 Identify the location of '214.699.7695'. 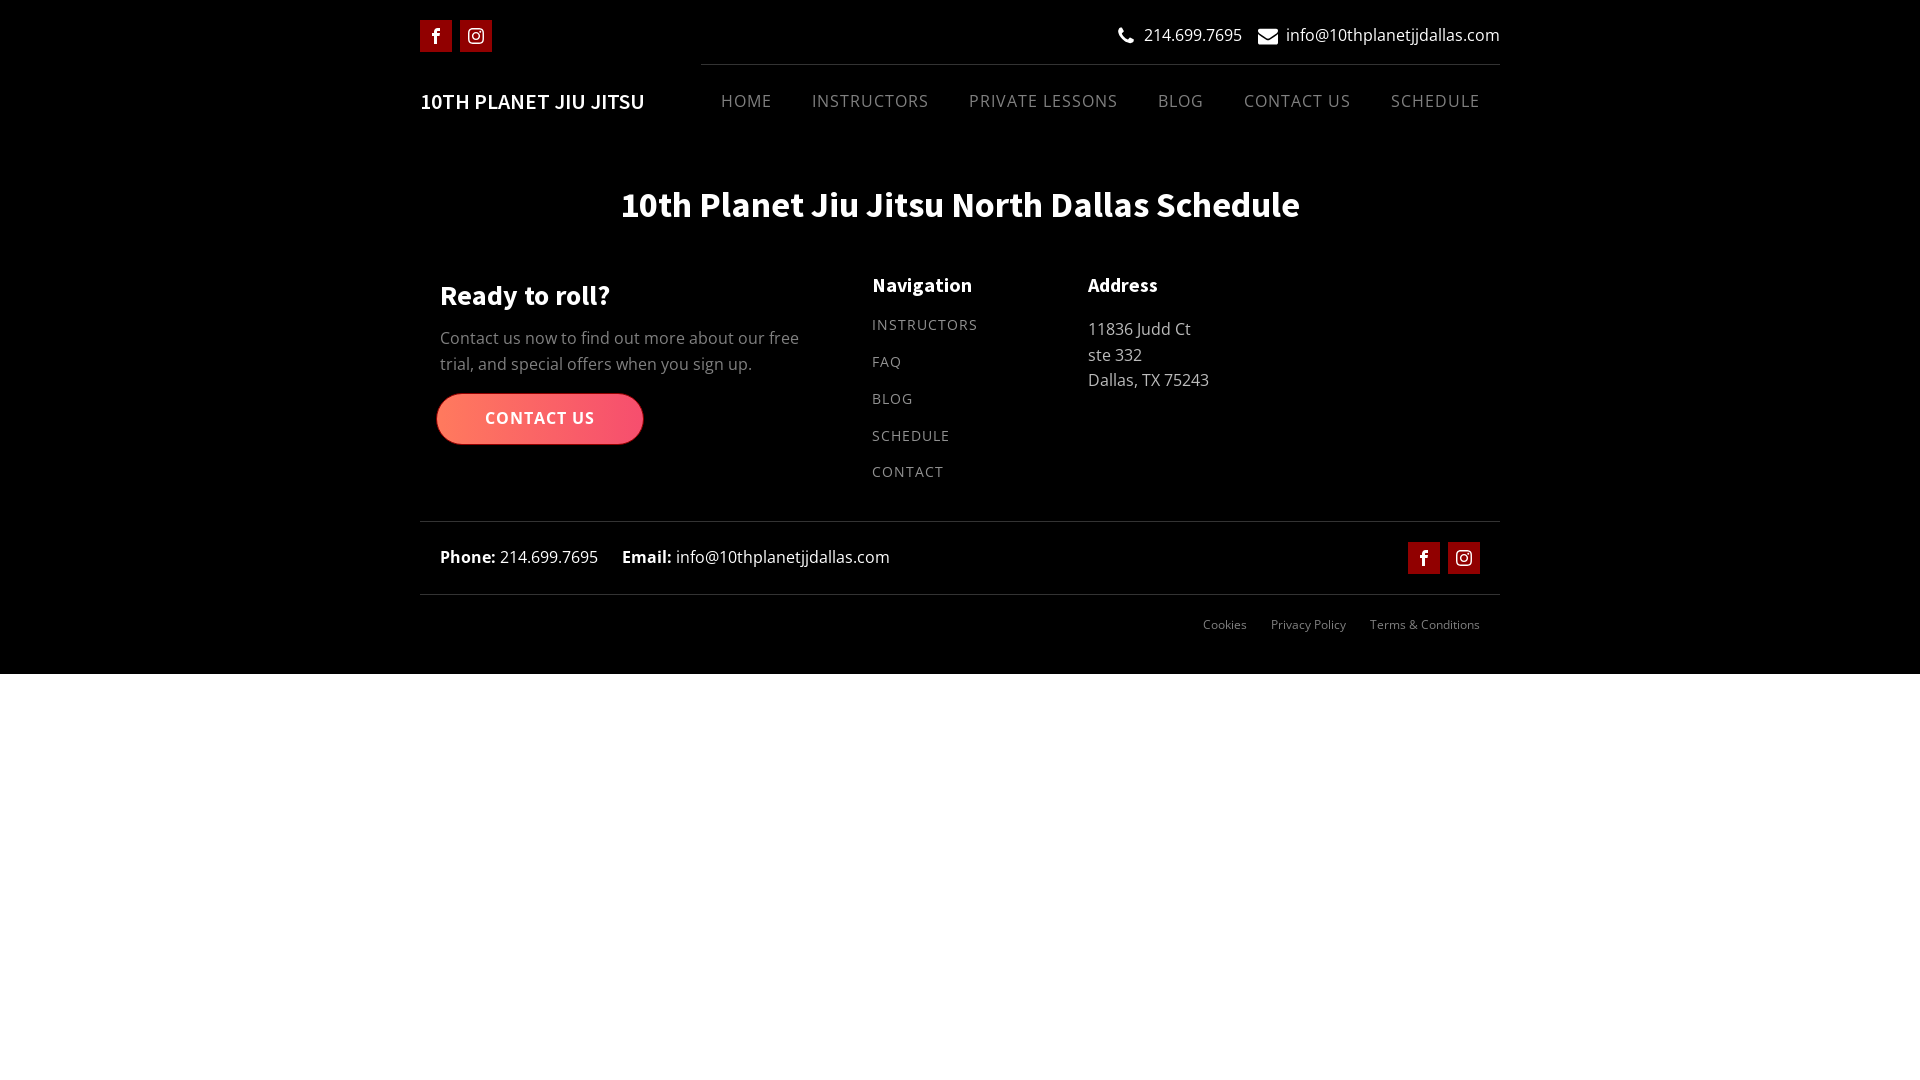
(1143, 35).